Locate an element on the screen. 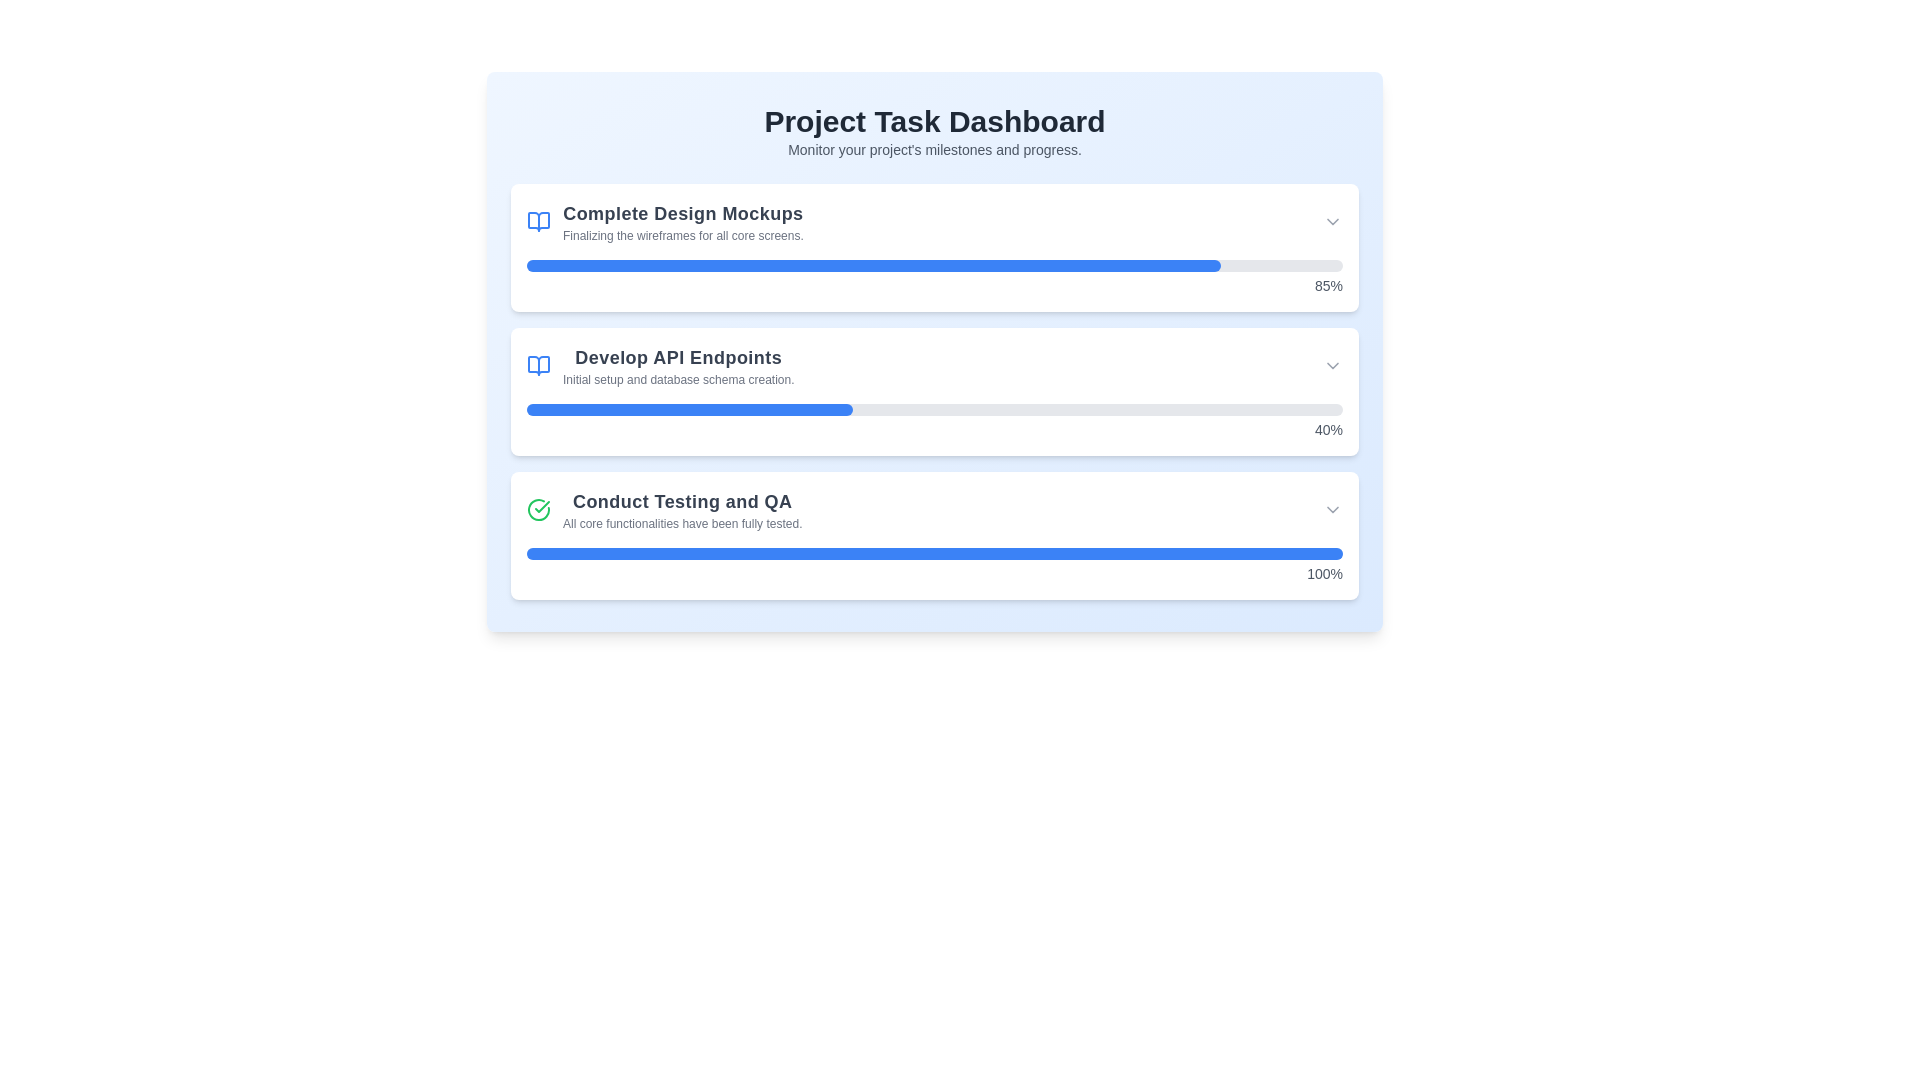 The width and height of the screenshot is (1920, 1080). the icon that serves as a visual indicator for the task category associated with 'Complete Design Mockups' by is located at coordinates (538, 222).